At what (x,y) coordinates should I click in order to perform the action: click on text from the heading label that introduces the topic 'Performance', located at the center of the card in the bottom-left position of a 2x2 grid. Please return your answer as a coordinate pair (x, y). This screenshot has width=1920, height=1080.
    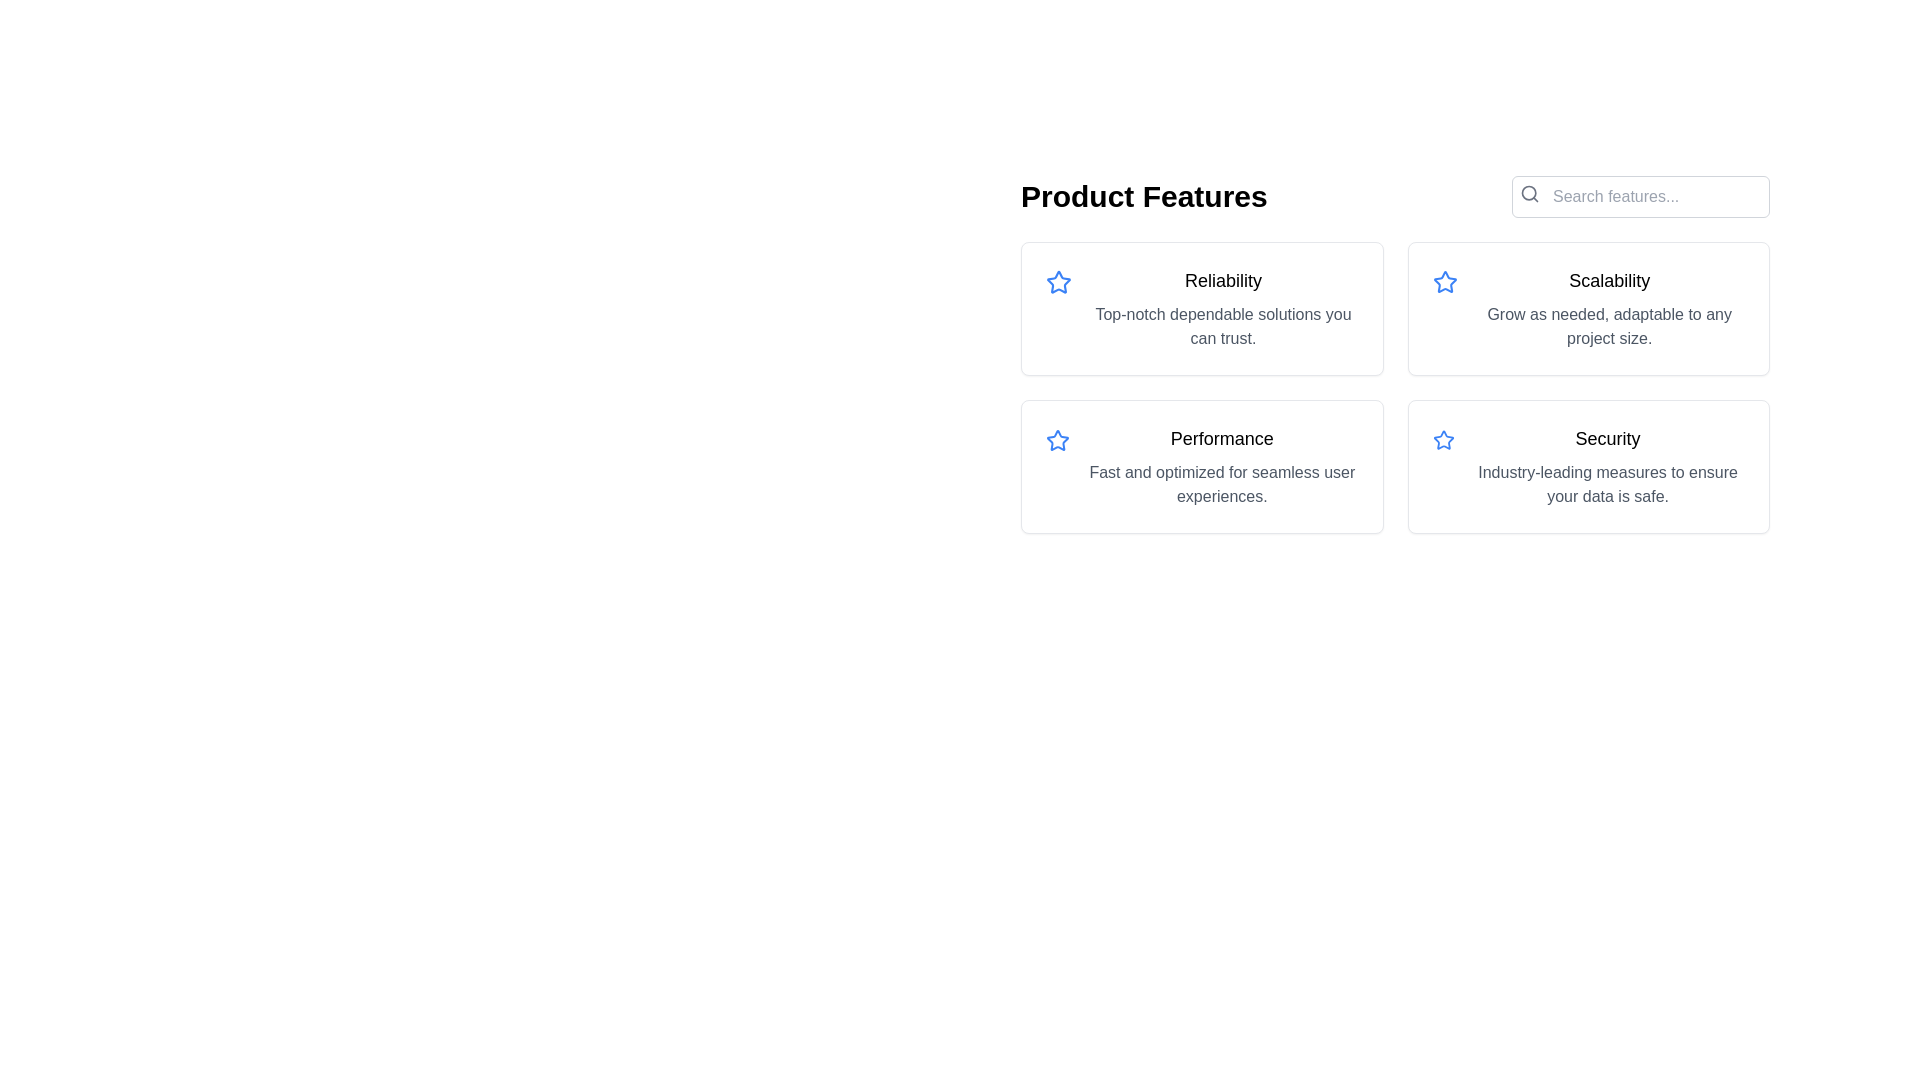
    Looking at the image, I should click on (1221, 438).